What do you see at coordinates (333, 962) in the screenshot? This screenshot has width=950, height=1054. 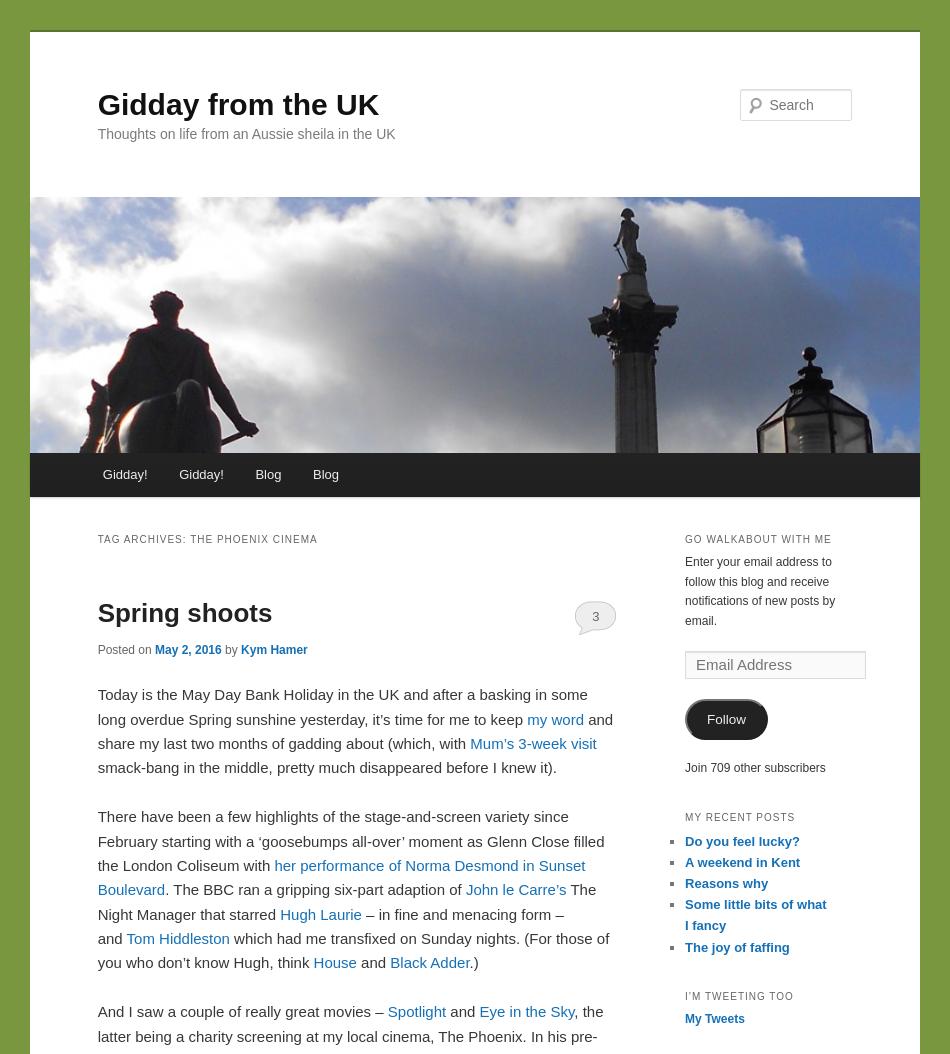 I see `'House'` at bounding box center [333, 962].